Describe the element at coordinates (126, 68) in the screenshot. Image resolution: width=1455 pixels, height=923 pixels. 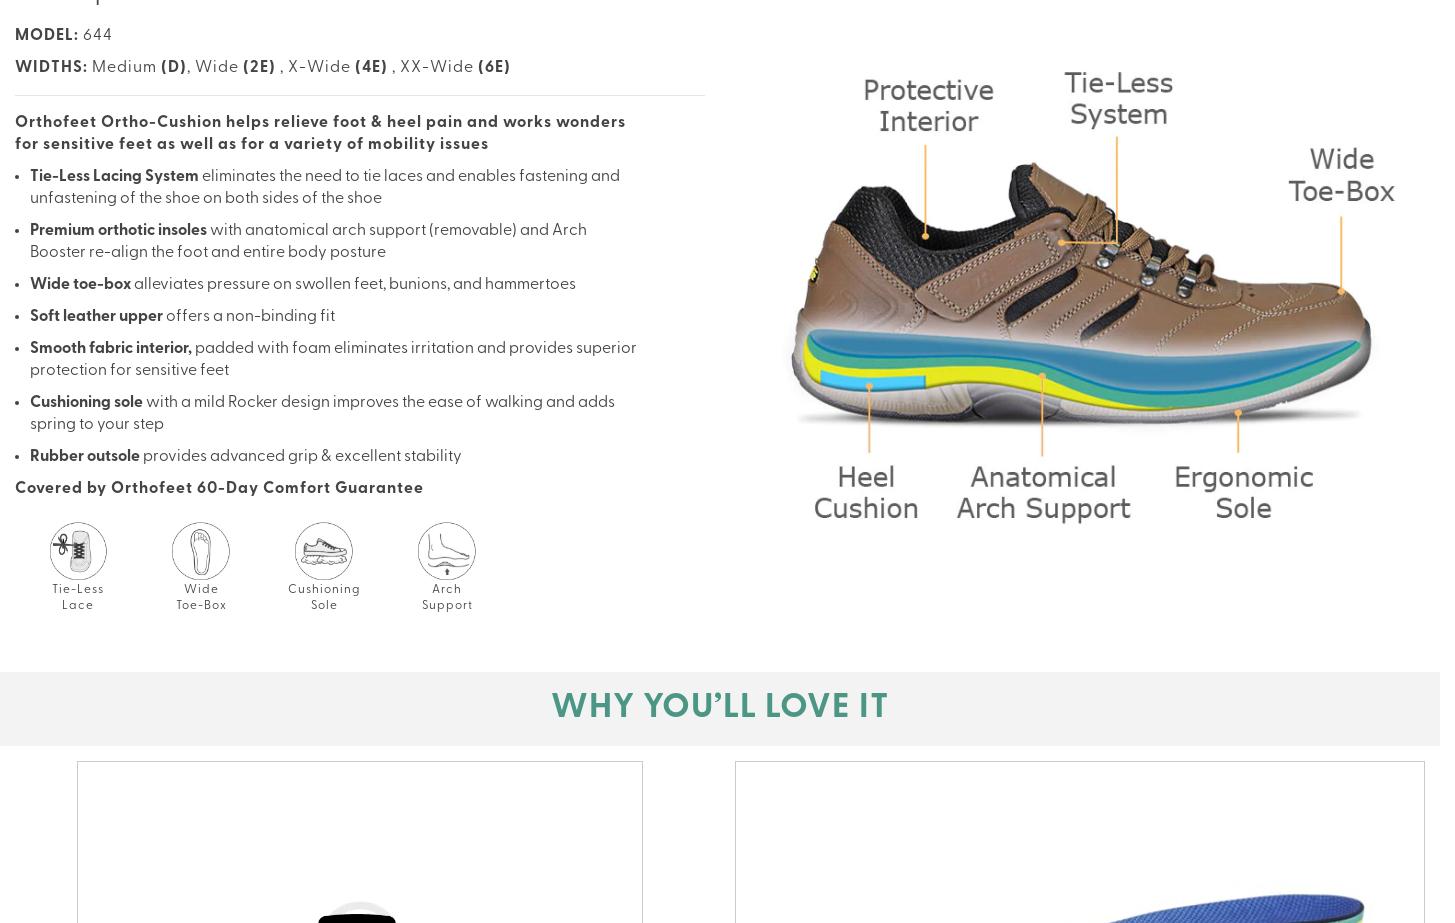
I see `'Medium'` at that location.